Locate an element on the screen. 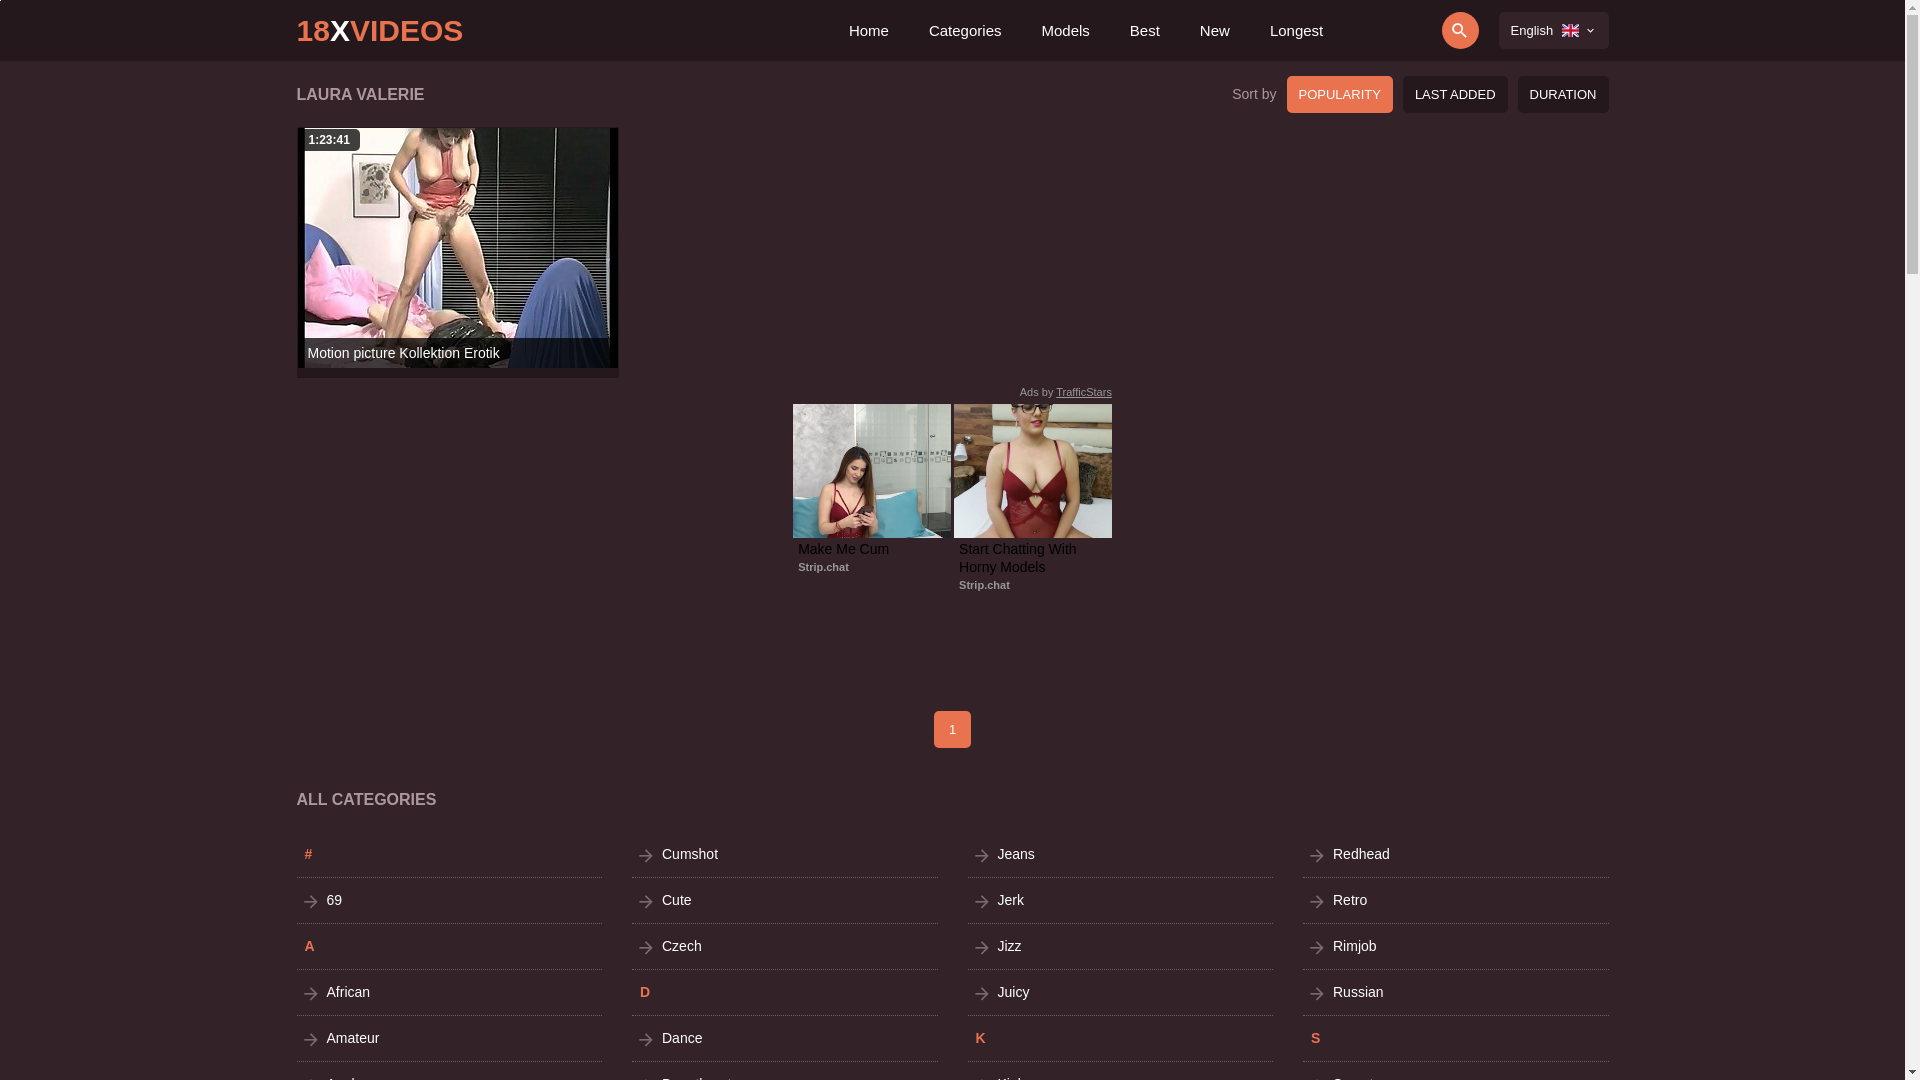 This screenshot has height=1080, width=1920. '1:23:41 is located at coordinates (456, 246).